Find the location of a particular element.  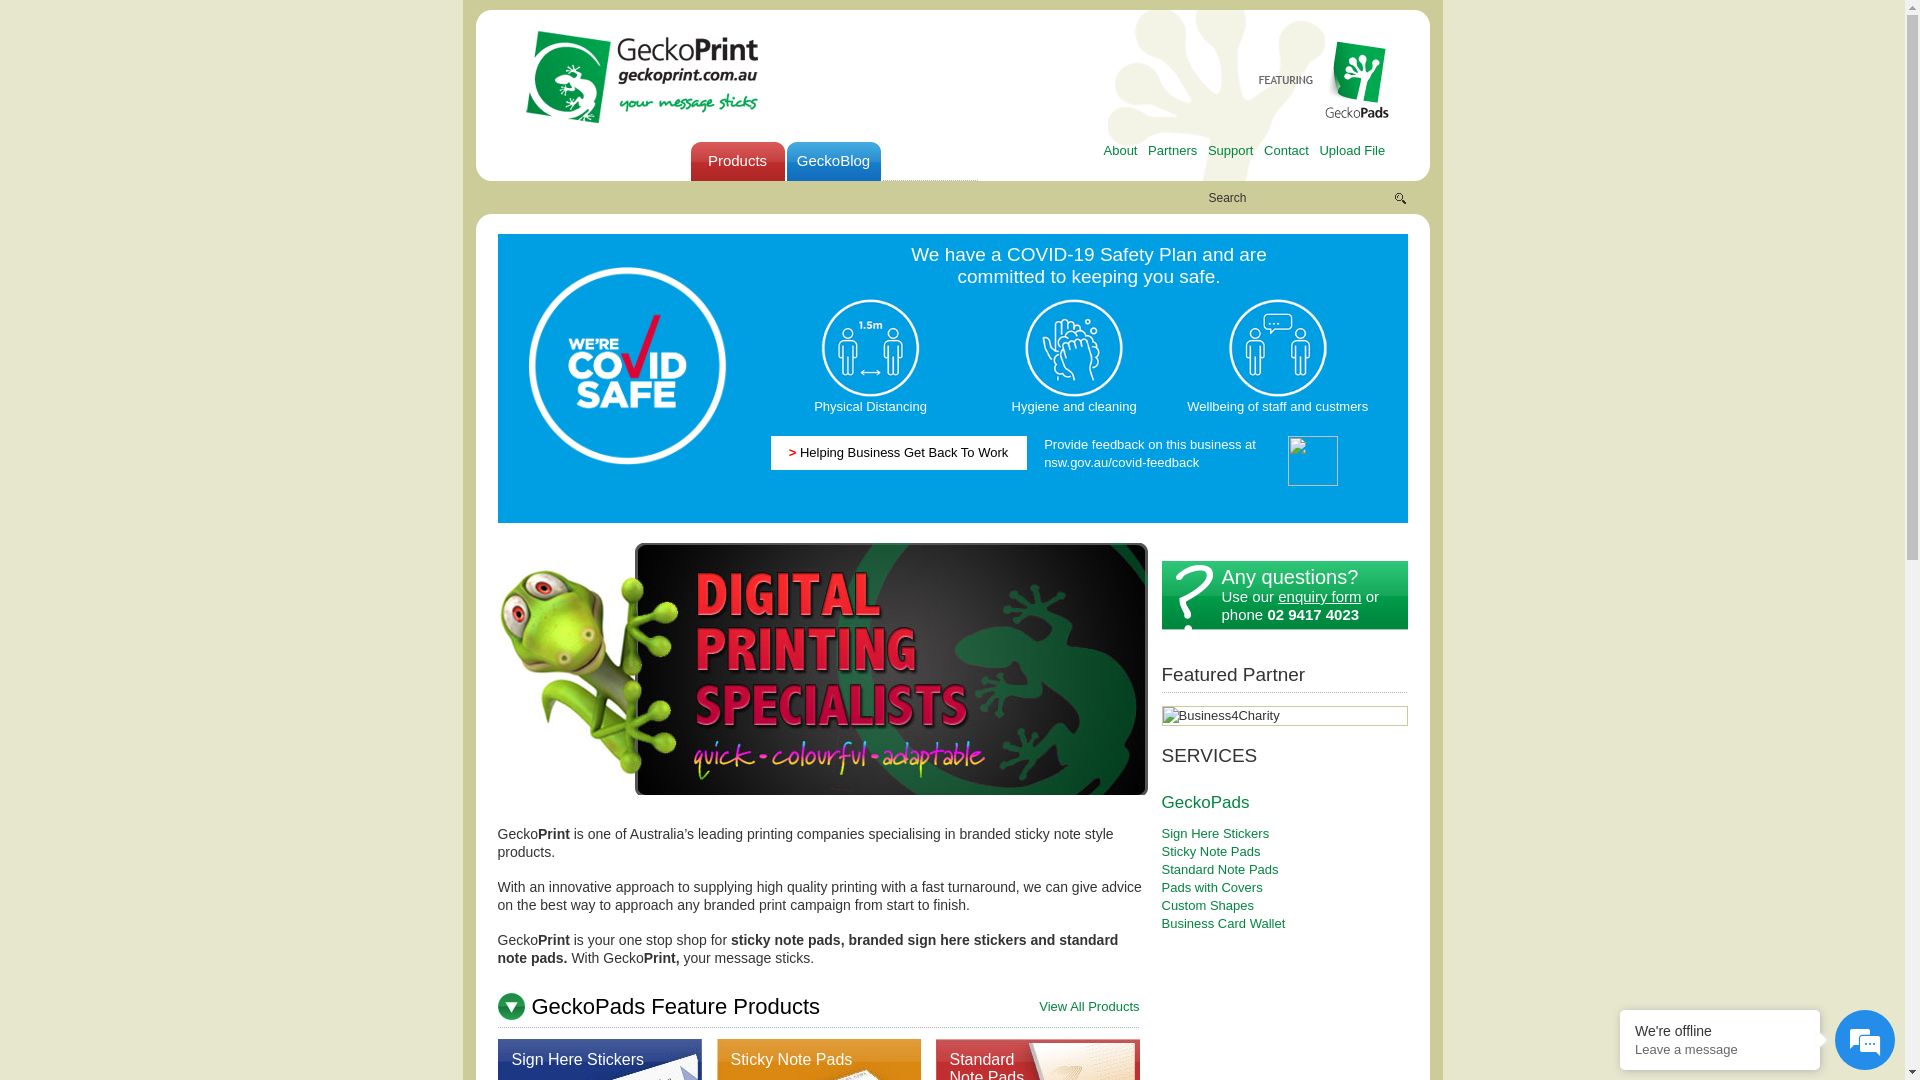

'Pads with Covers' is located at coordinates (1161, 886).